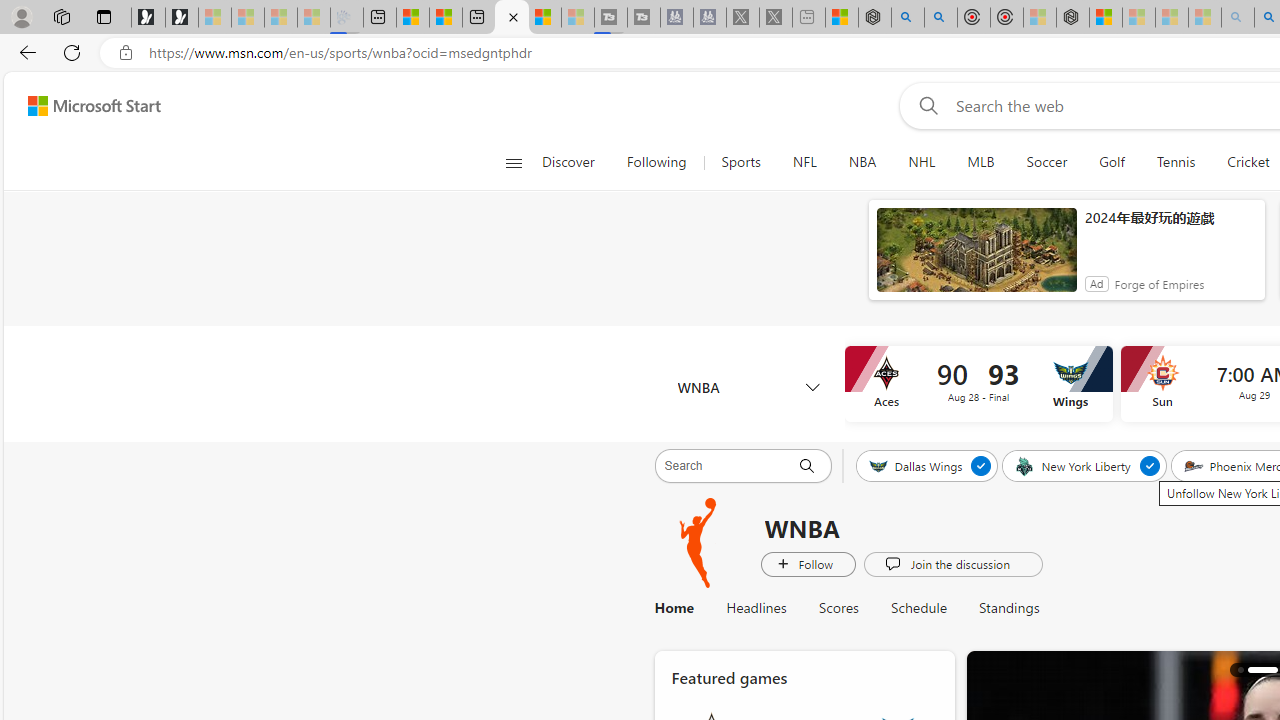 Image resolution: width=1280 pixels, height=720 pixels. I want to click on 'Forge of Empires', so click(1159, 284).